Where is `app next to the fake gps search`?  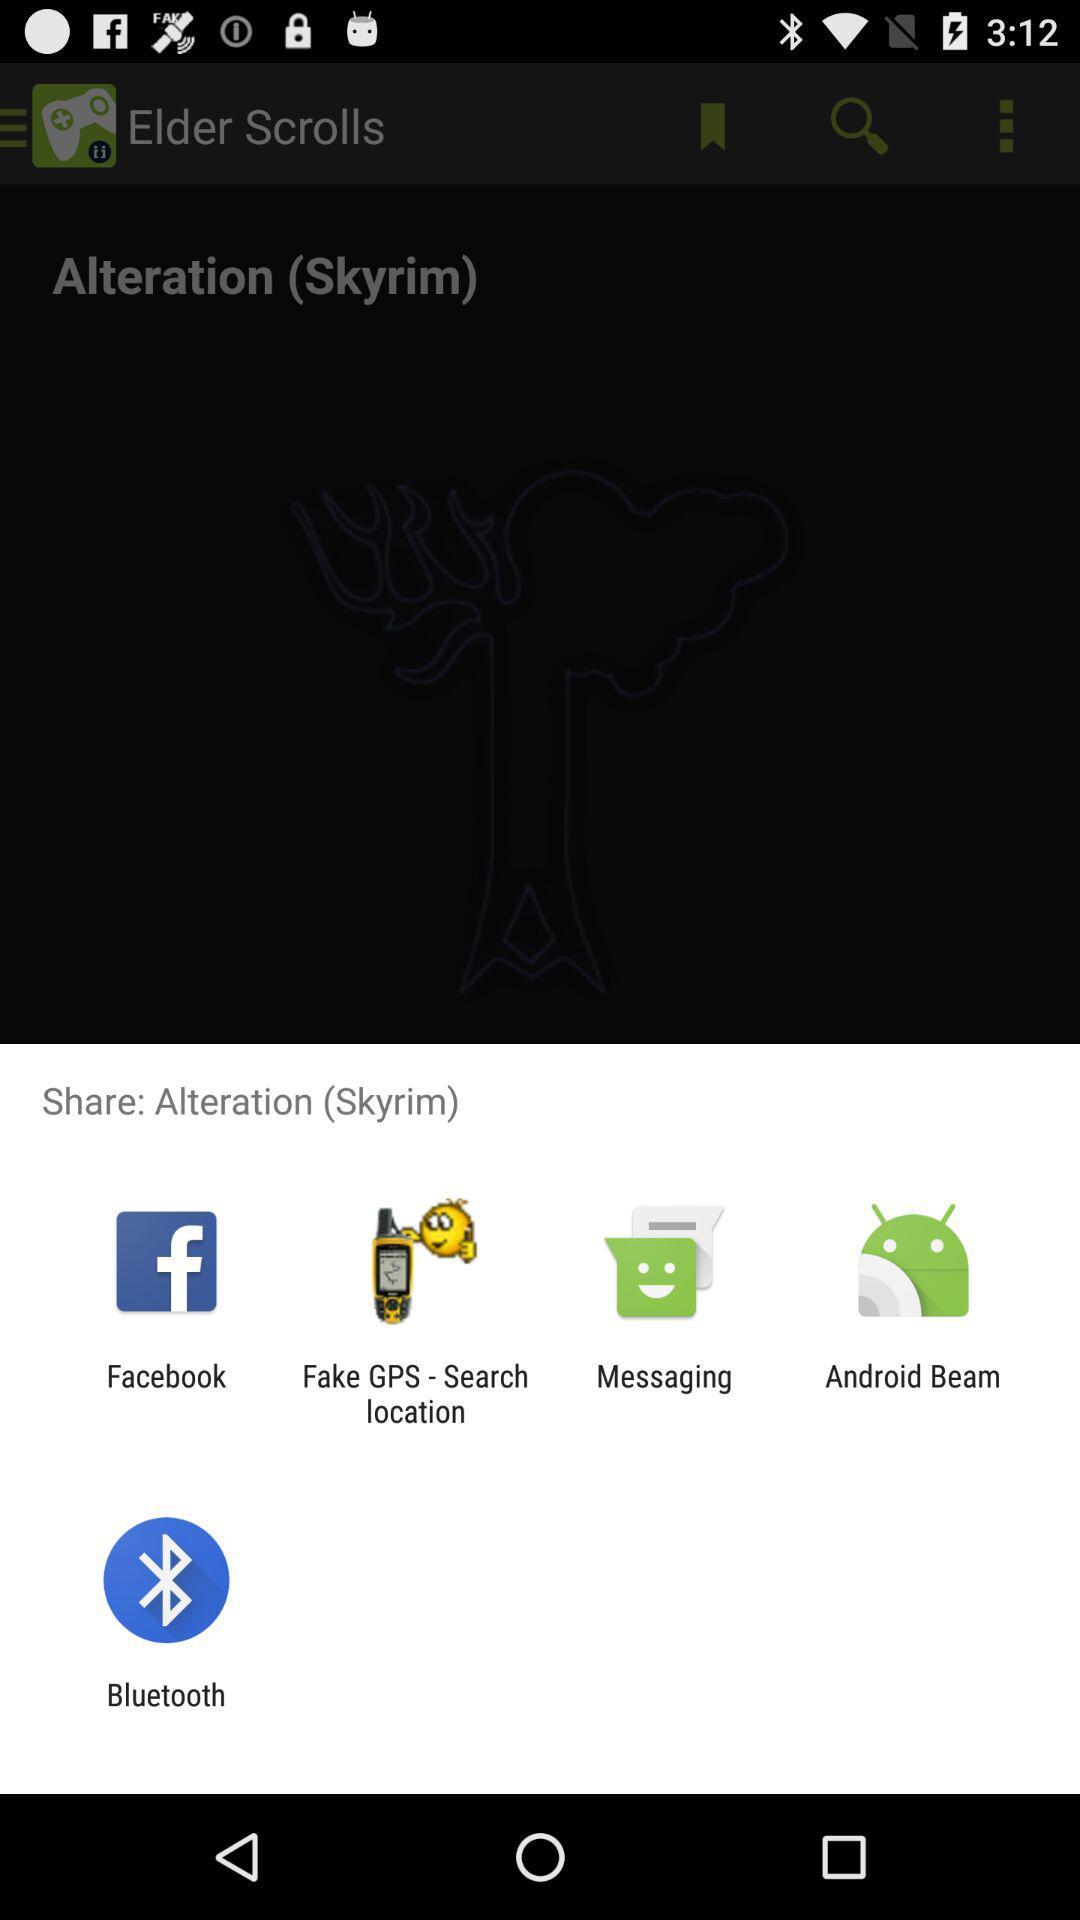
app next to the fake gps search is located at coordinates (165, 1392).